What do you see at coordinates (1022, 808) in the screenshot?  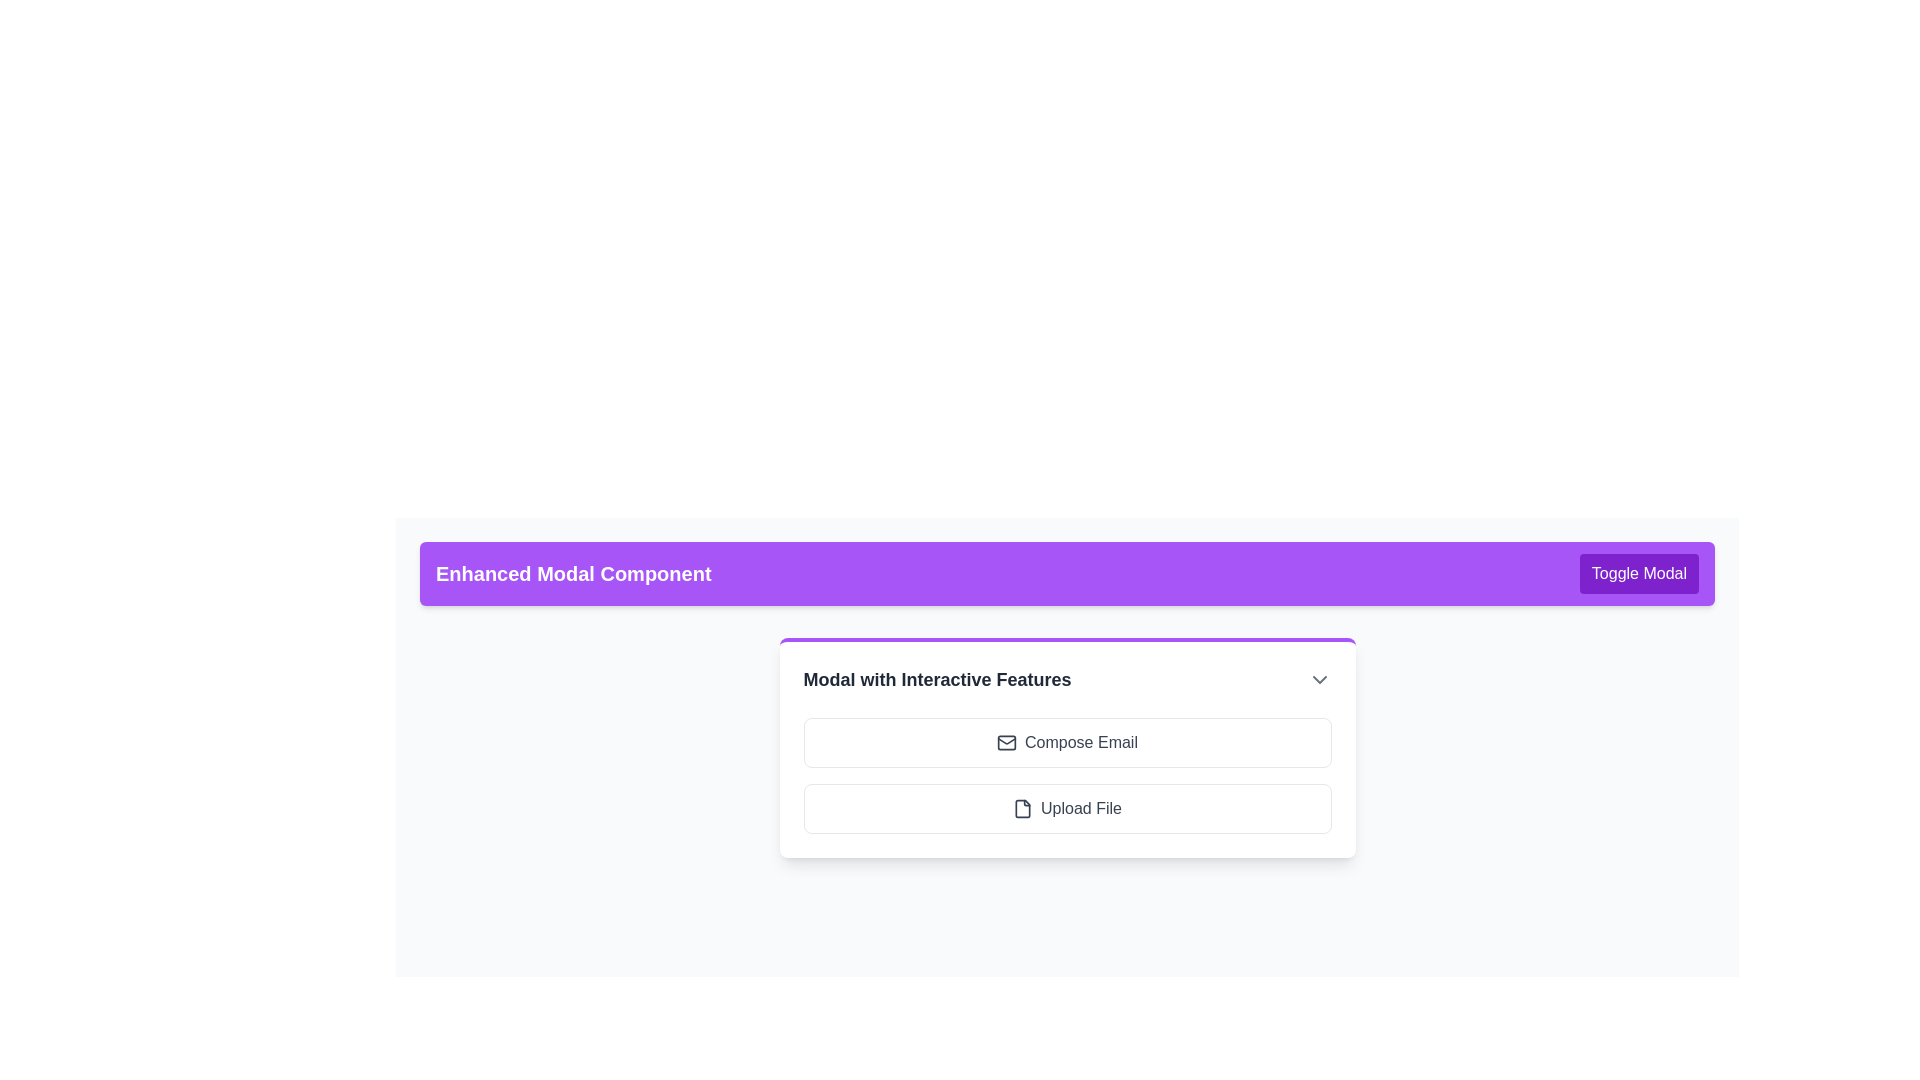 I see `the document icon located in the modal titled 'Modal with Interactive Features', positioned to the left of the 'Upload File' button` at bounding box center [1022, 808].